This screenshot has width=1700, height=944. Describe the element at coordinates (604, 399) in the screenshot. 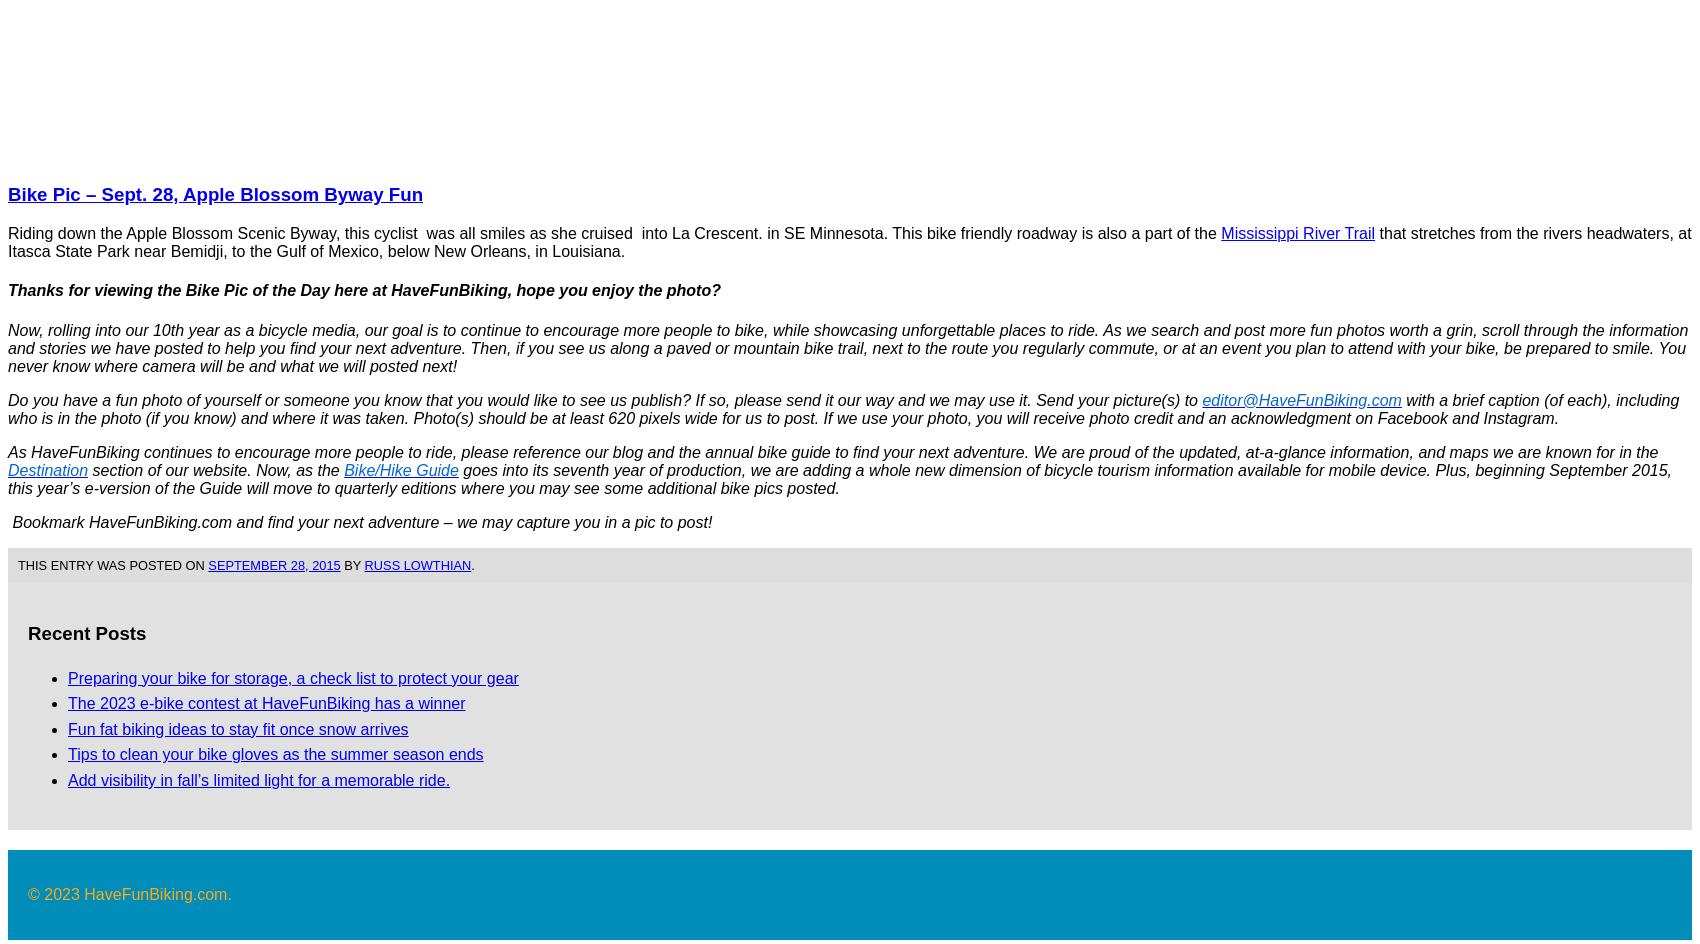

I see `'Do you have a fun photo of yourself or someone you know that you would like to see us publish? If so, please send it our way and we may use it. Send your picture(s) to'` at that location.